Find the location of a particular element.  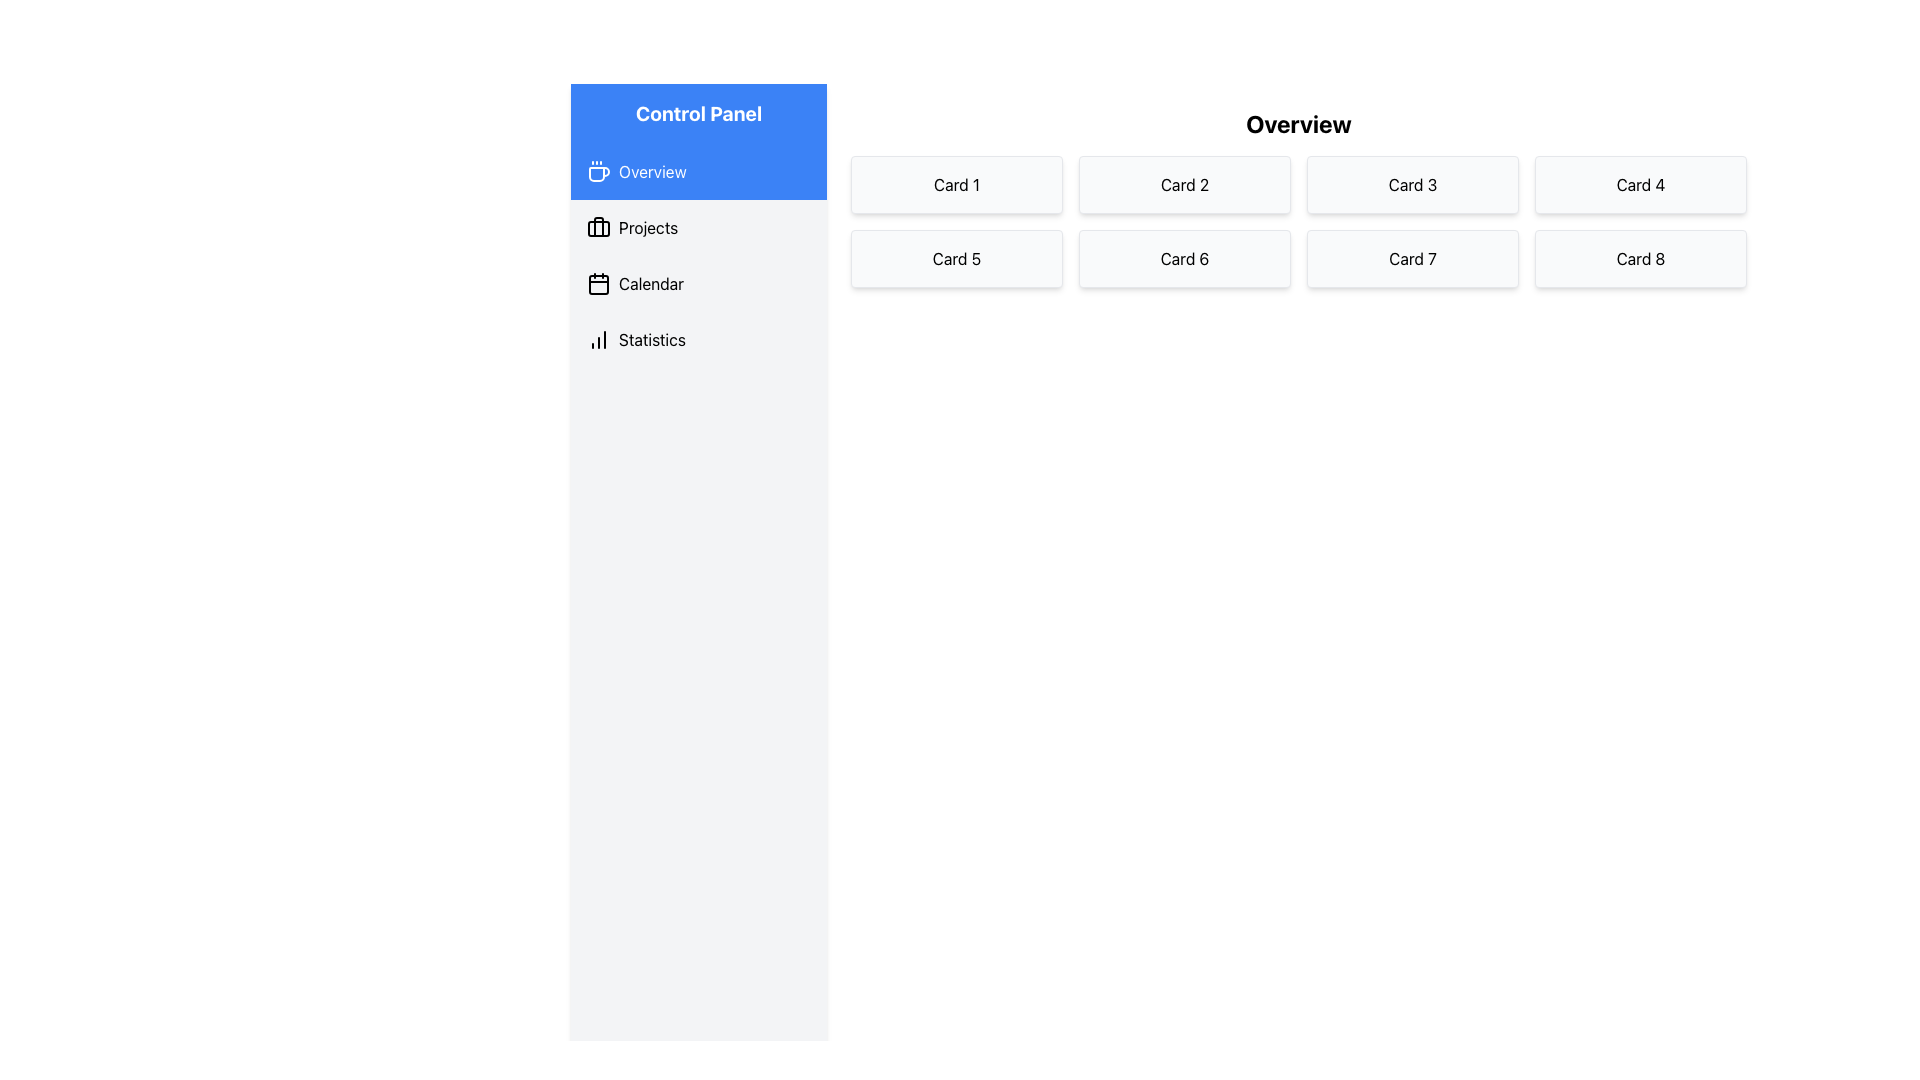

the text element labeling 'Card 3' within a grid layout, positioned between 'Card 2' and 'Card 4' is located at coordinates (1411, 185).